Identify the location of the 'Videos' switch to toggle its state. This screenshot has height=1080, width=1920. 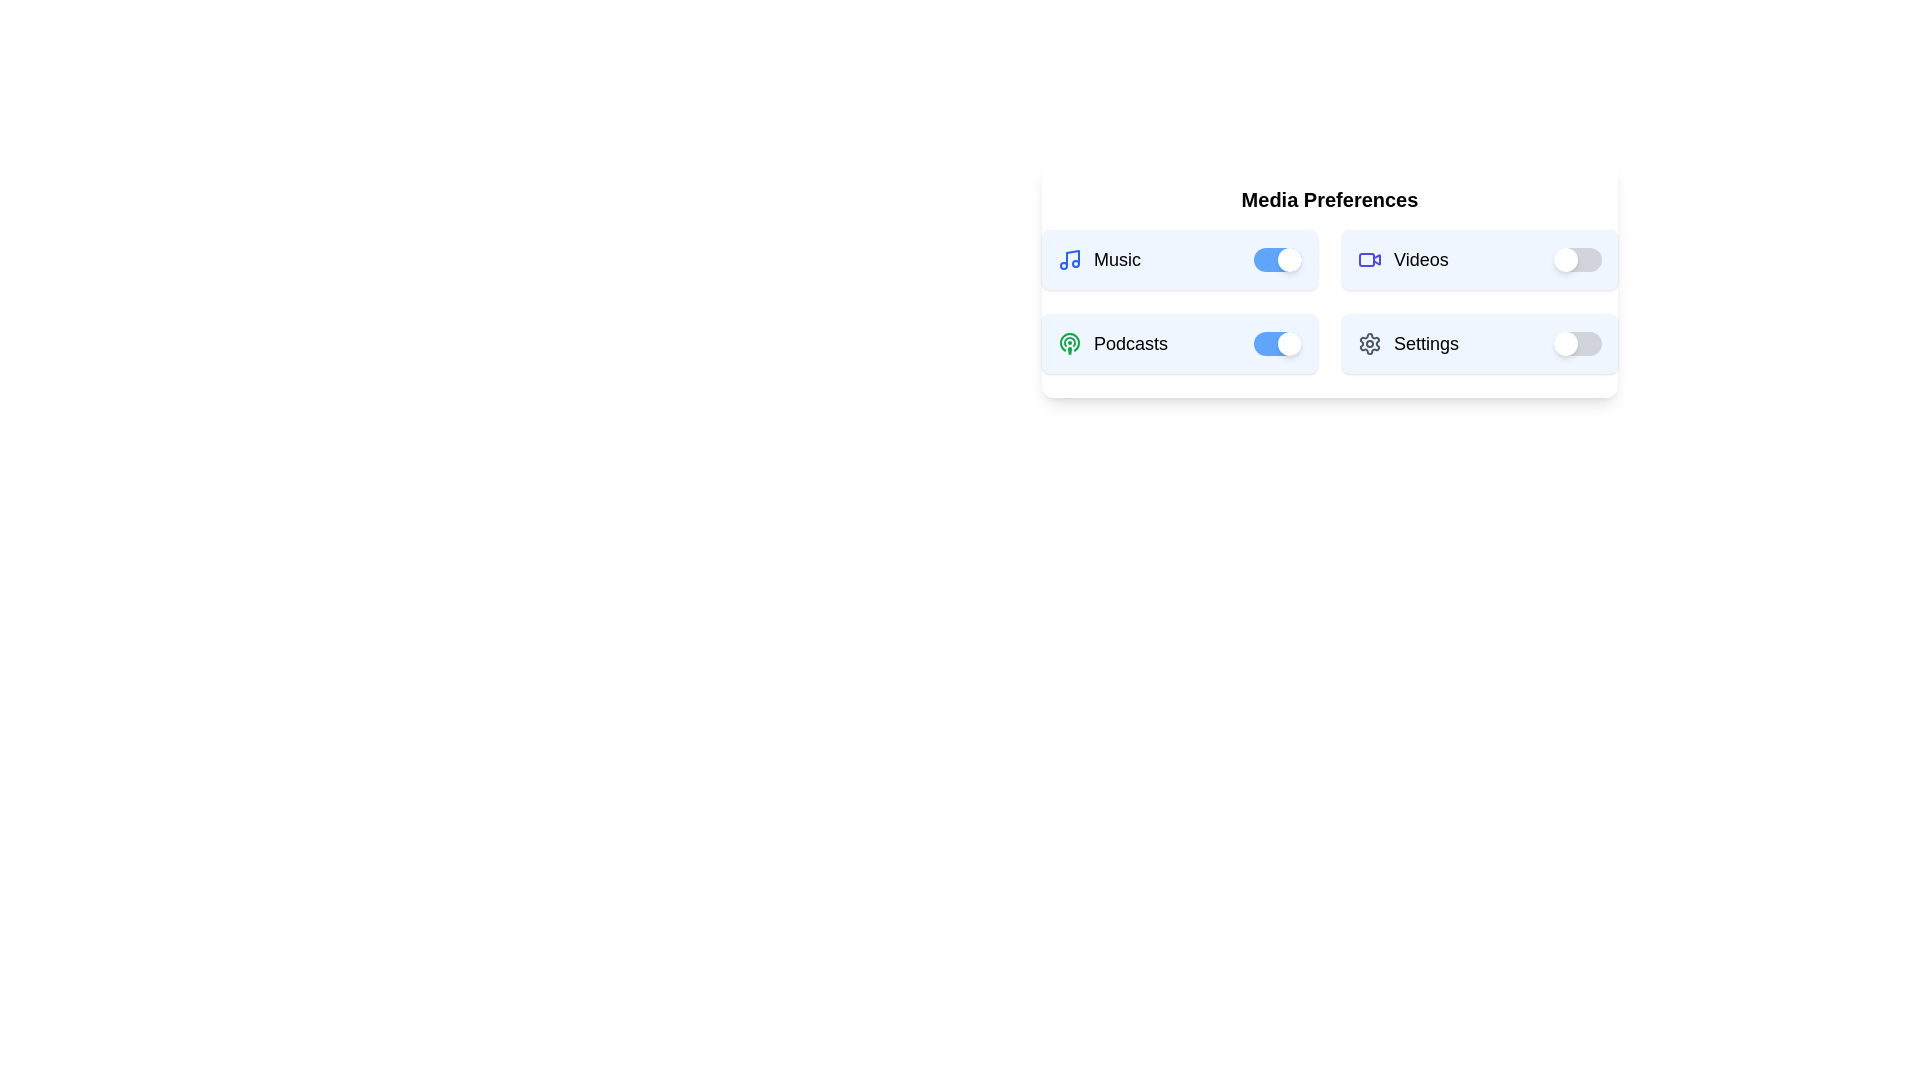
(1577, 258).